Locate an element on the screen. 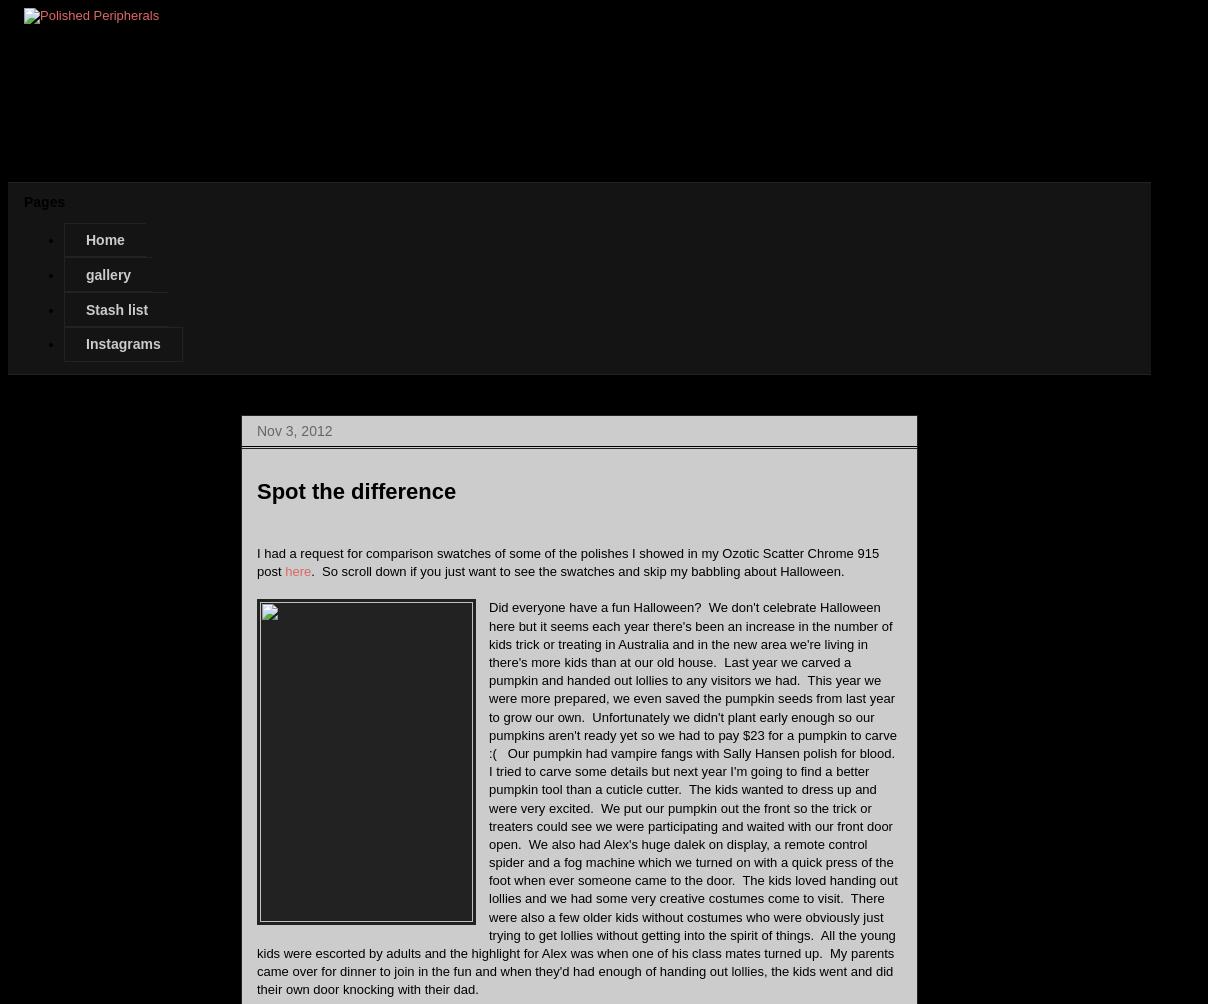 This screenshot has height=1004, width=1208. 'Pages' is located at coordinates (23, 200).